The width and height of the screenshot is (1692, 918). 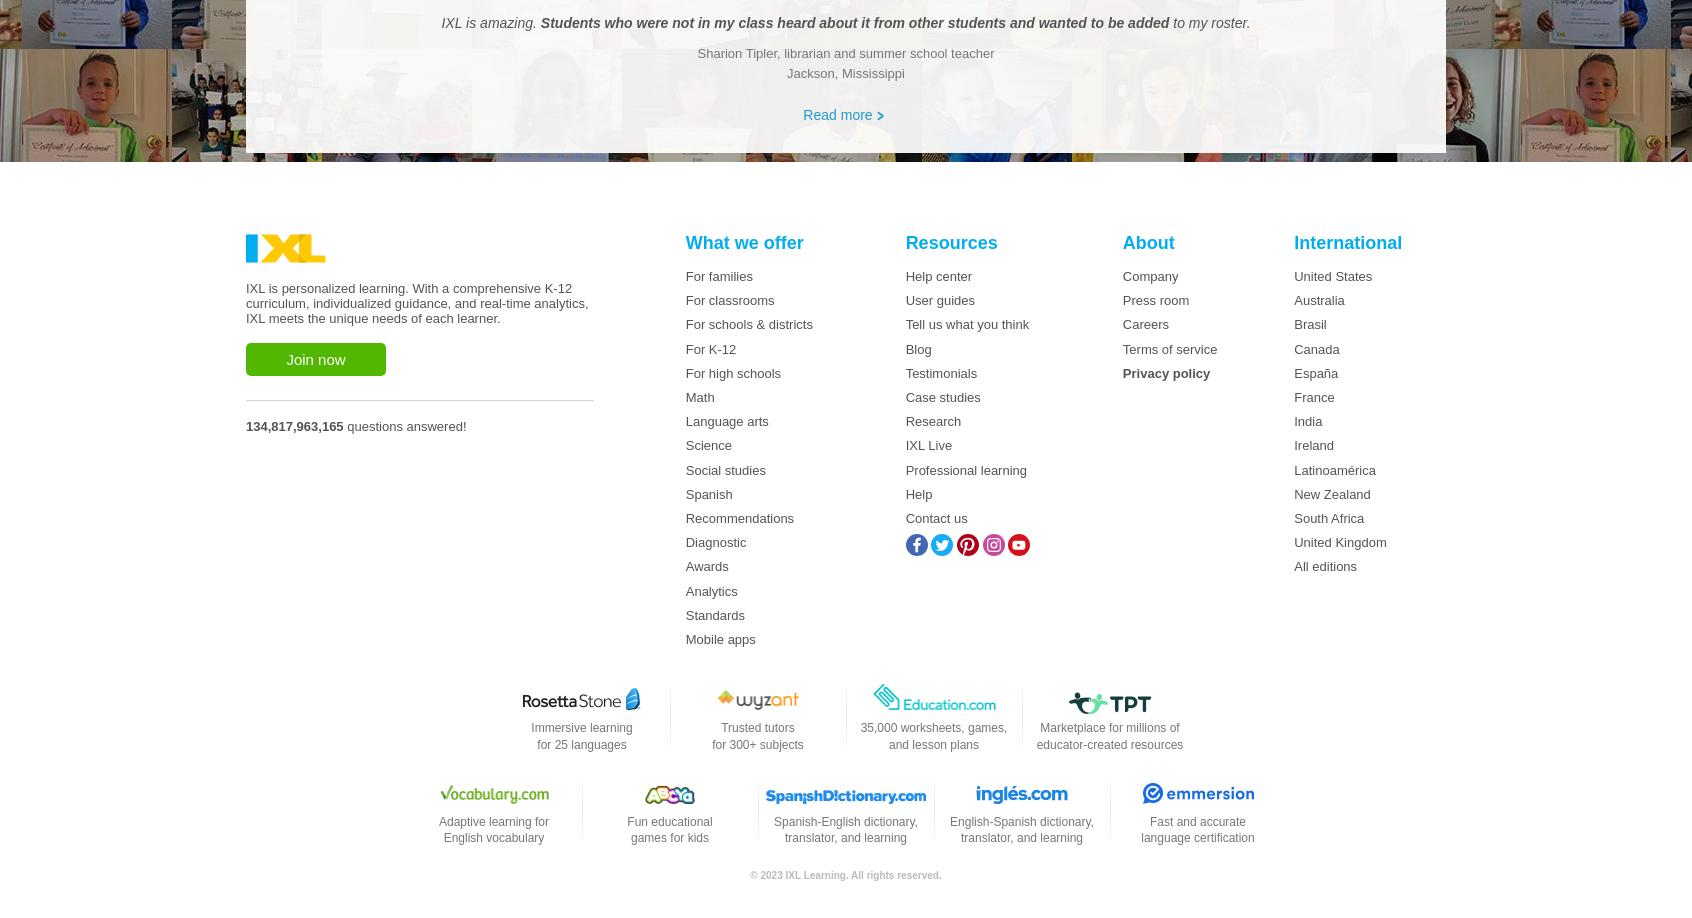 What do you see at coordinates (731, 372) in the screenshot?
I see `'For high schools'` at bounding box center [731, 372].